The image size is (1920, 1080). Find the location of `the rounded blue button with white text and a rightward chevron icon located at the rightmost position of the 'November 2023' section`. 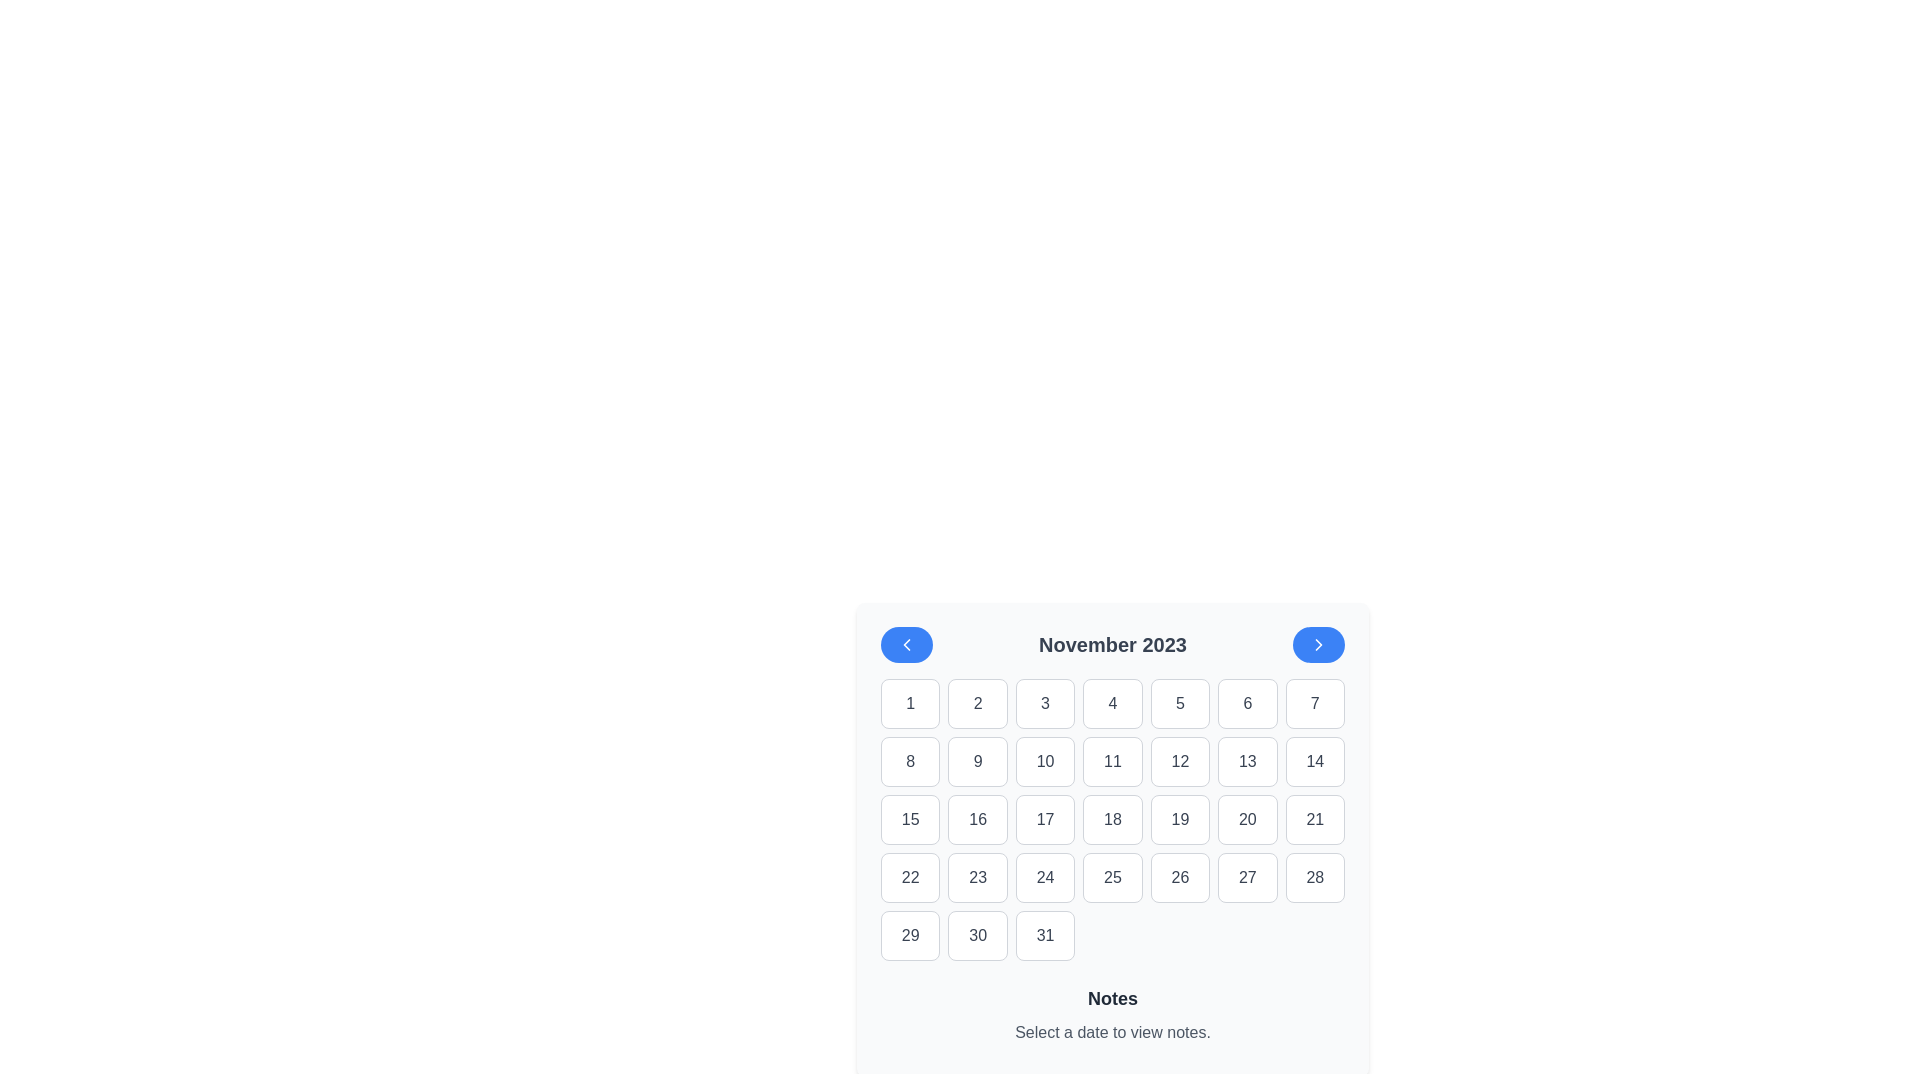

the rounded blue button with white text and a rightward chevron icon located at the rightmost position of the 'November 2023' section is located at coordinates (1319, 644).